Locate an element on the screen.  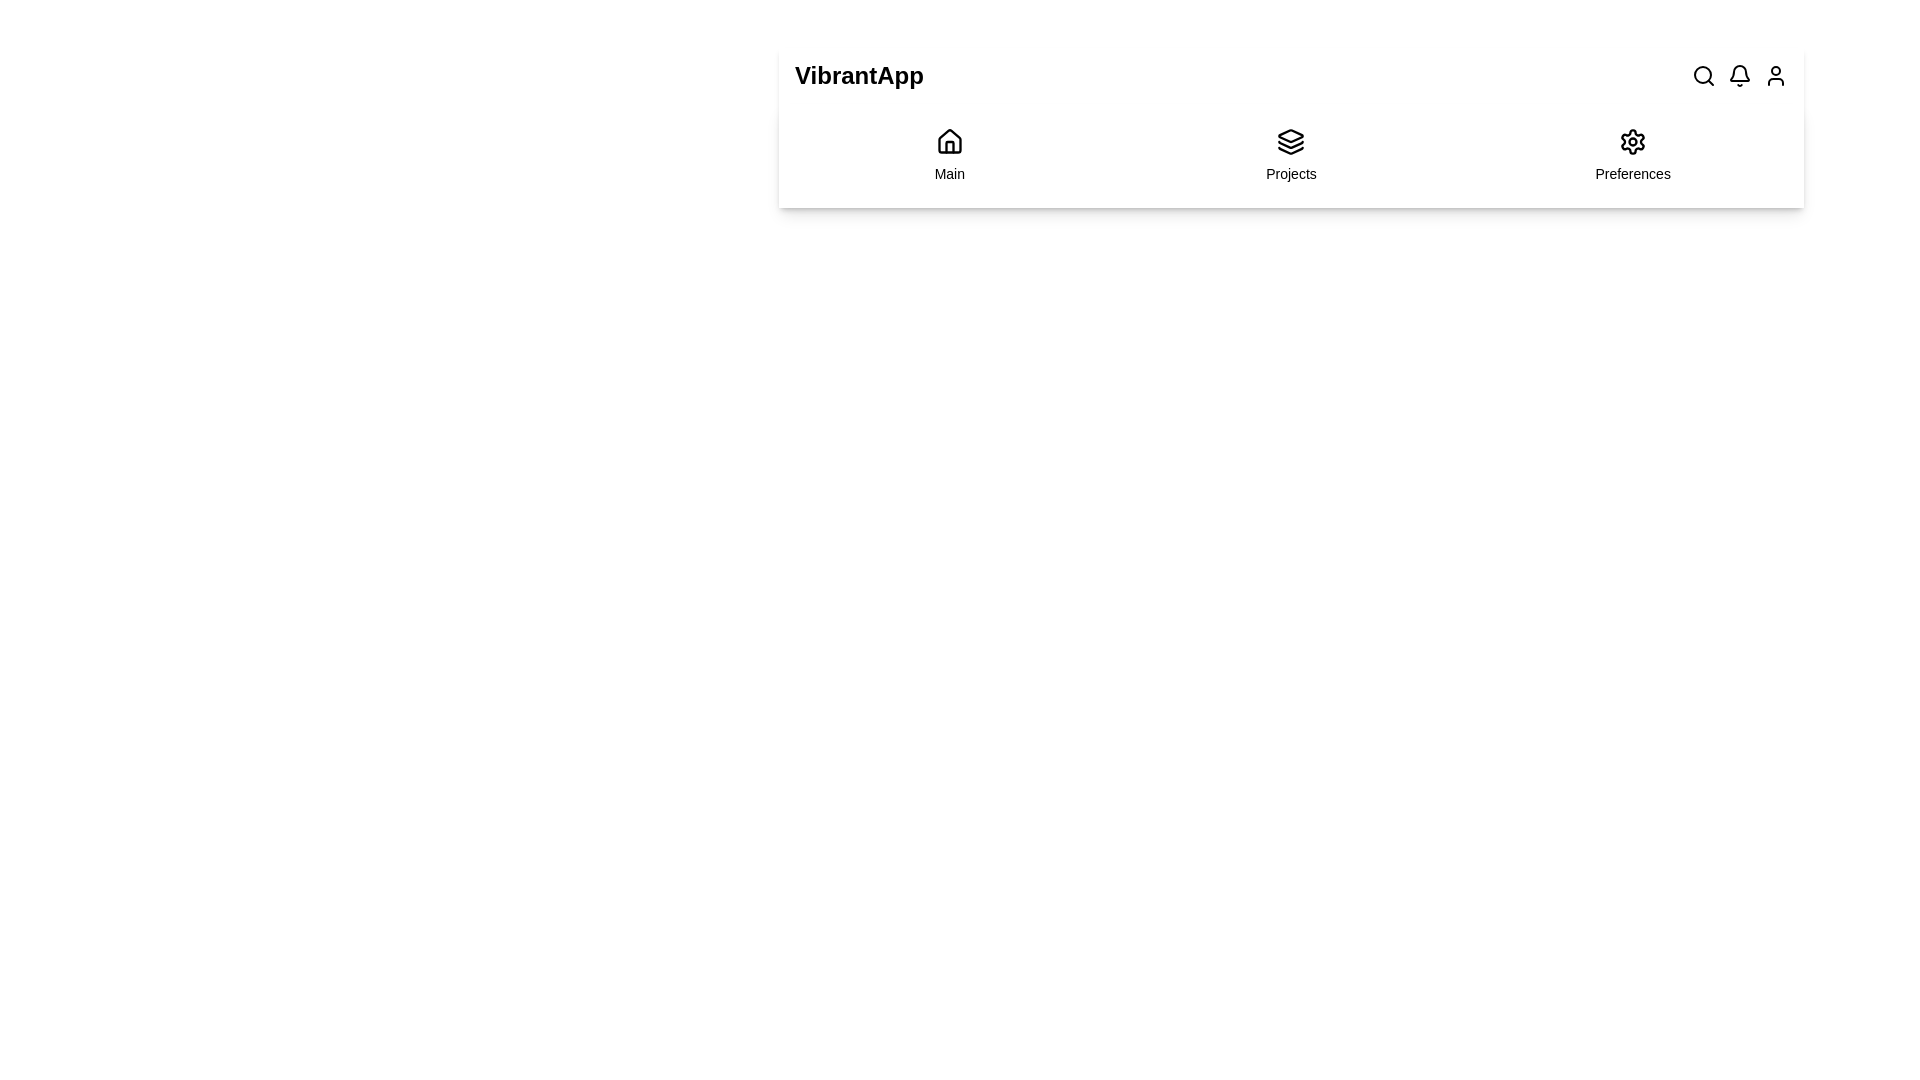
the VibrantApp title to focus on the header is located at coordinates (859, 75).